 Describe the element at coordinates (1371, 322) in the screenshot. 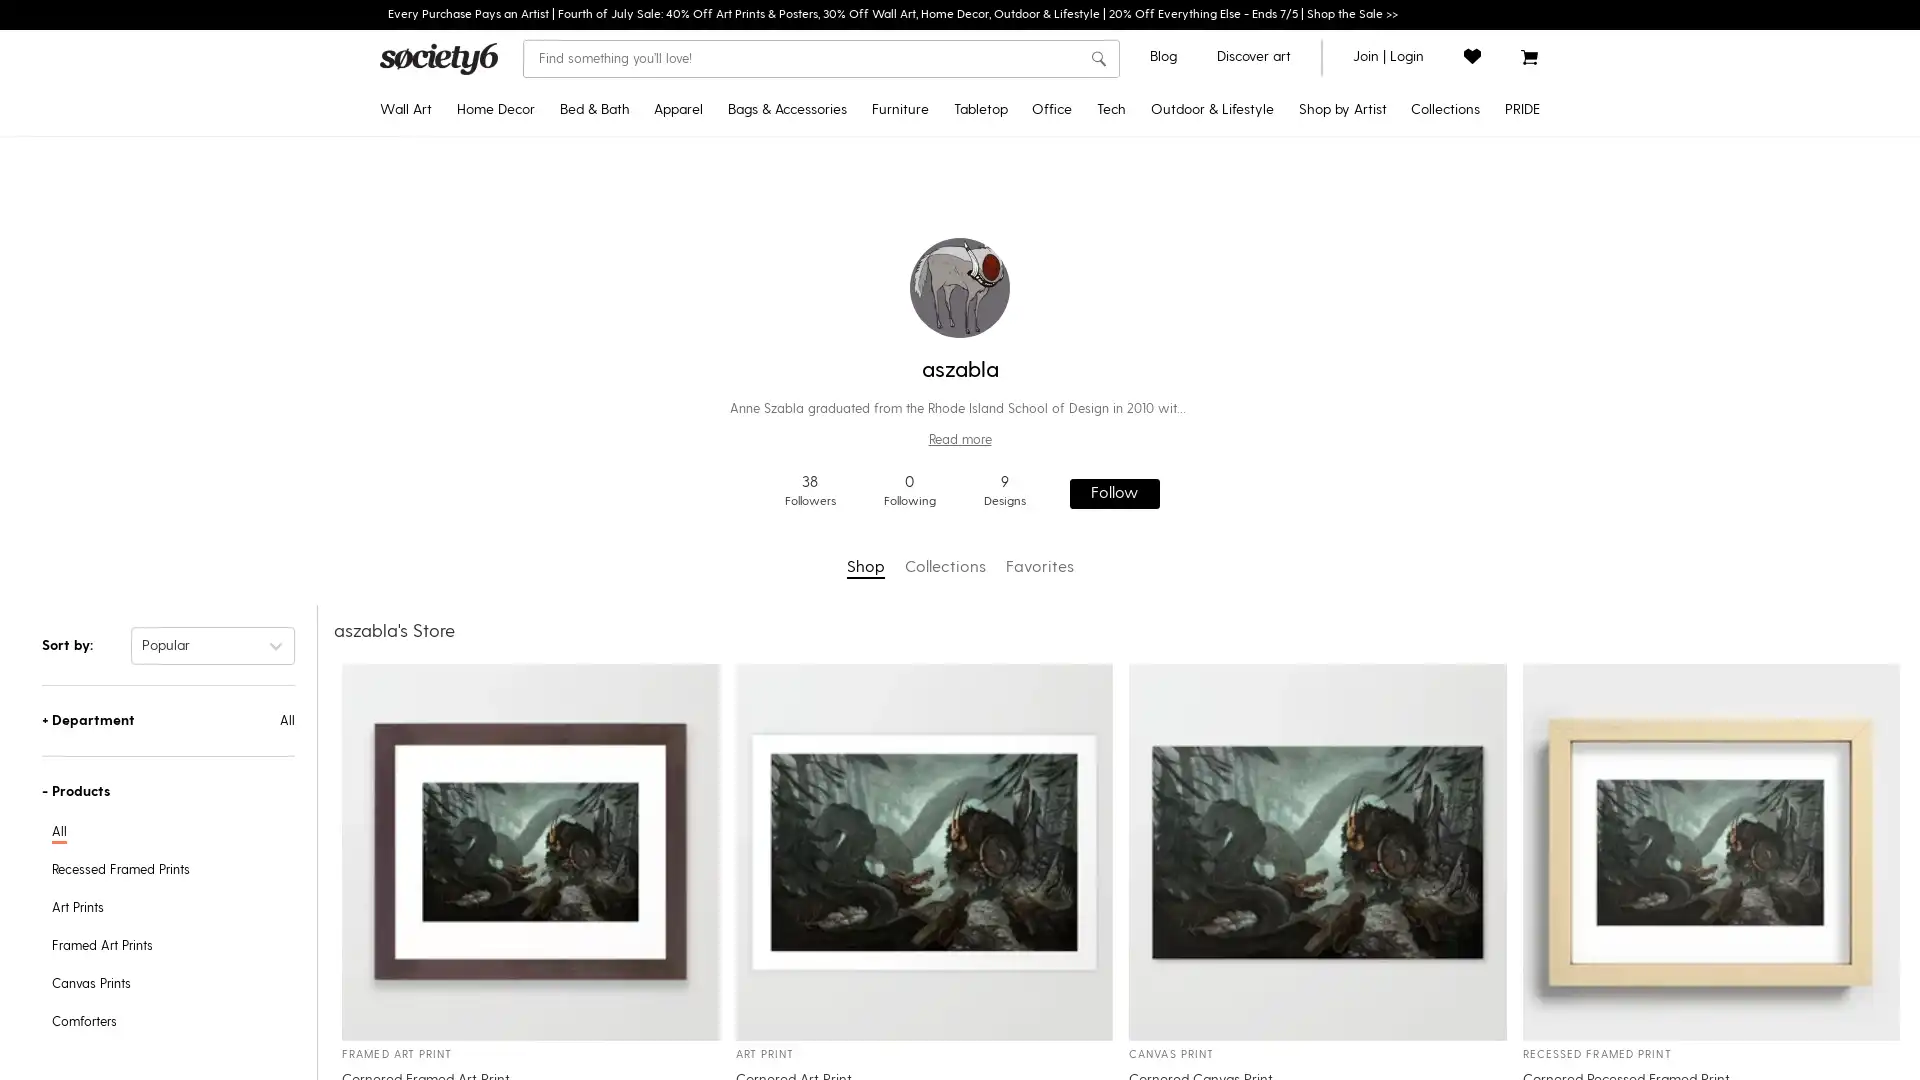

I see `Curator's Picks` at that location.